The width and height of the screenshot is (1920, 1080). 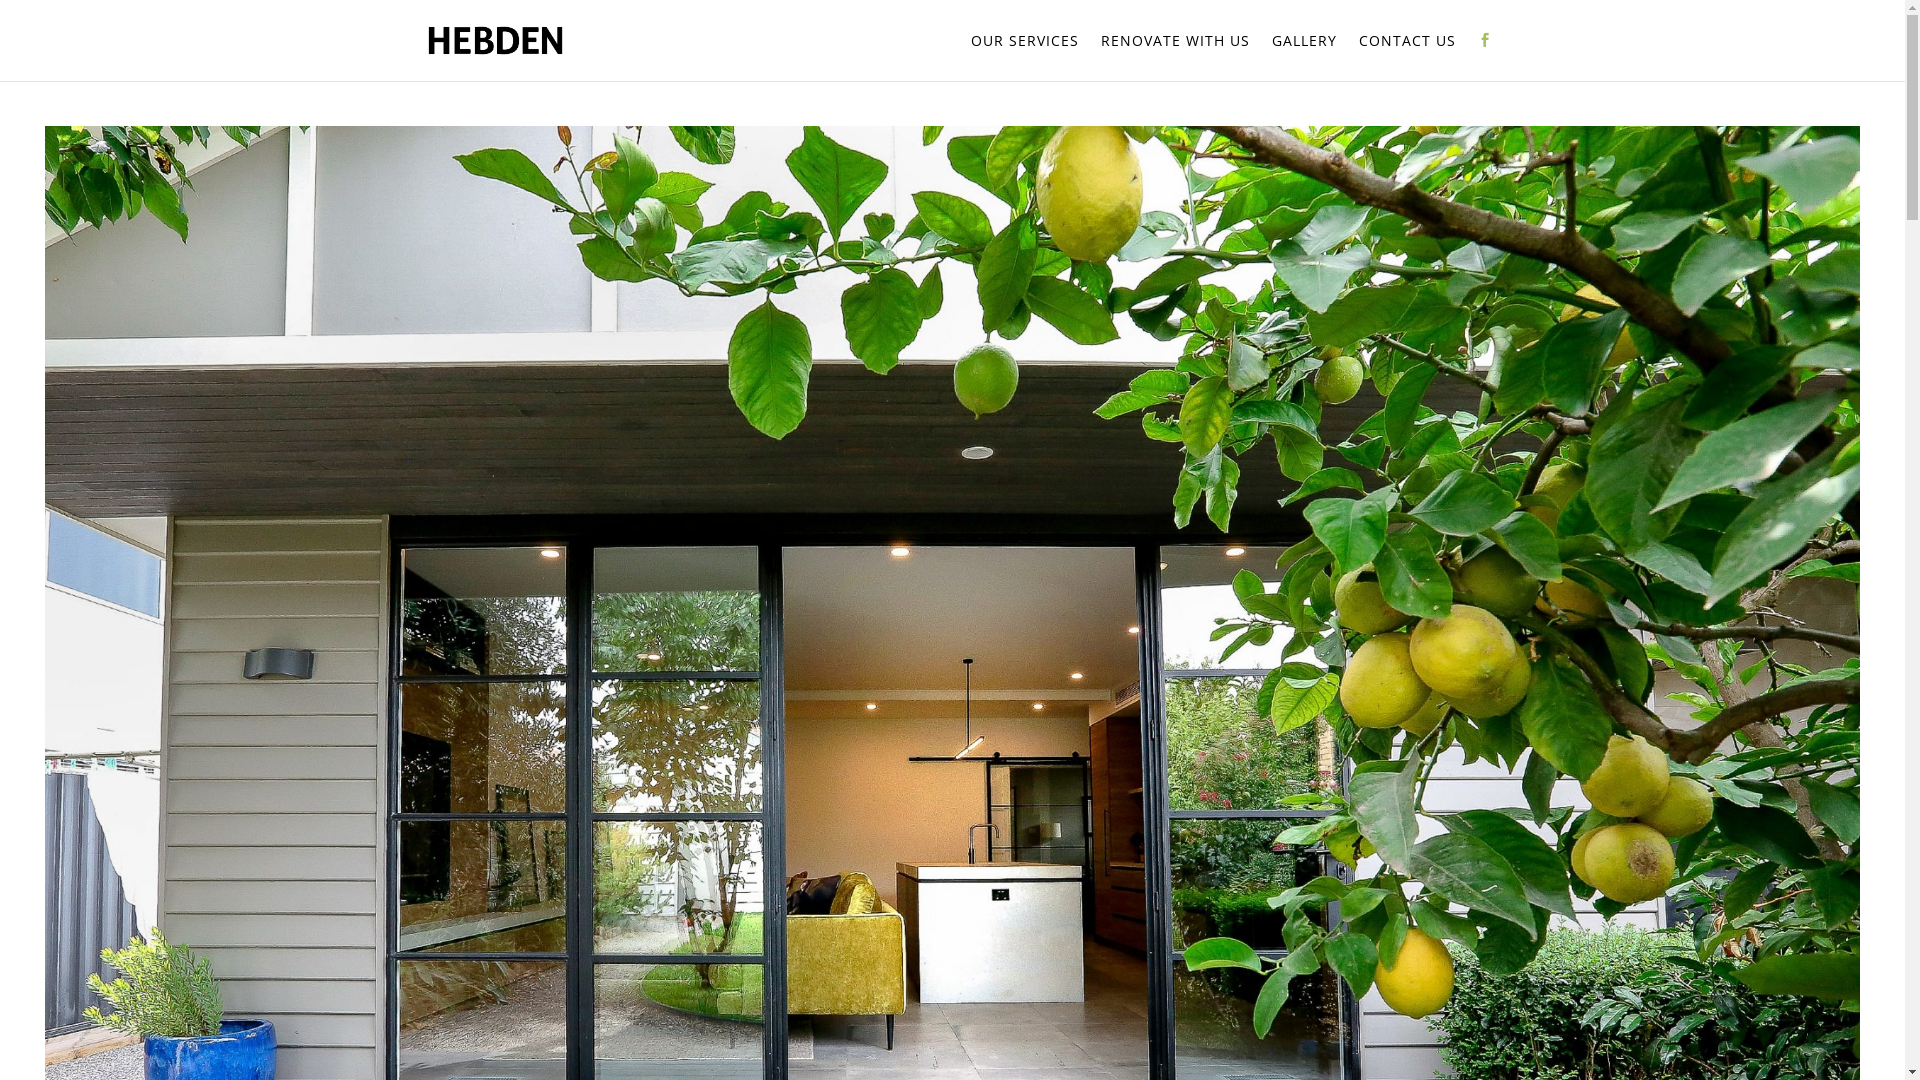 What do you see at coordinates (1405, 56) in the screenshot?
I see `'CONTACT US'` at bounding box center [1405, 56].